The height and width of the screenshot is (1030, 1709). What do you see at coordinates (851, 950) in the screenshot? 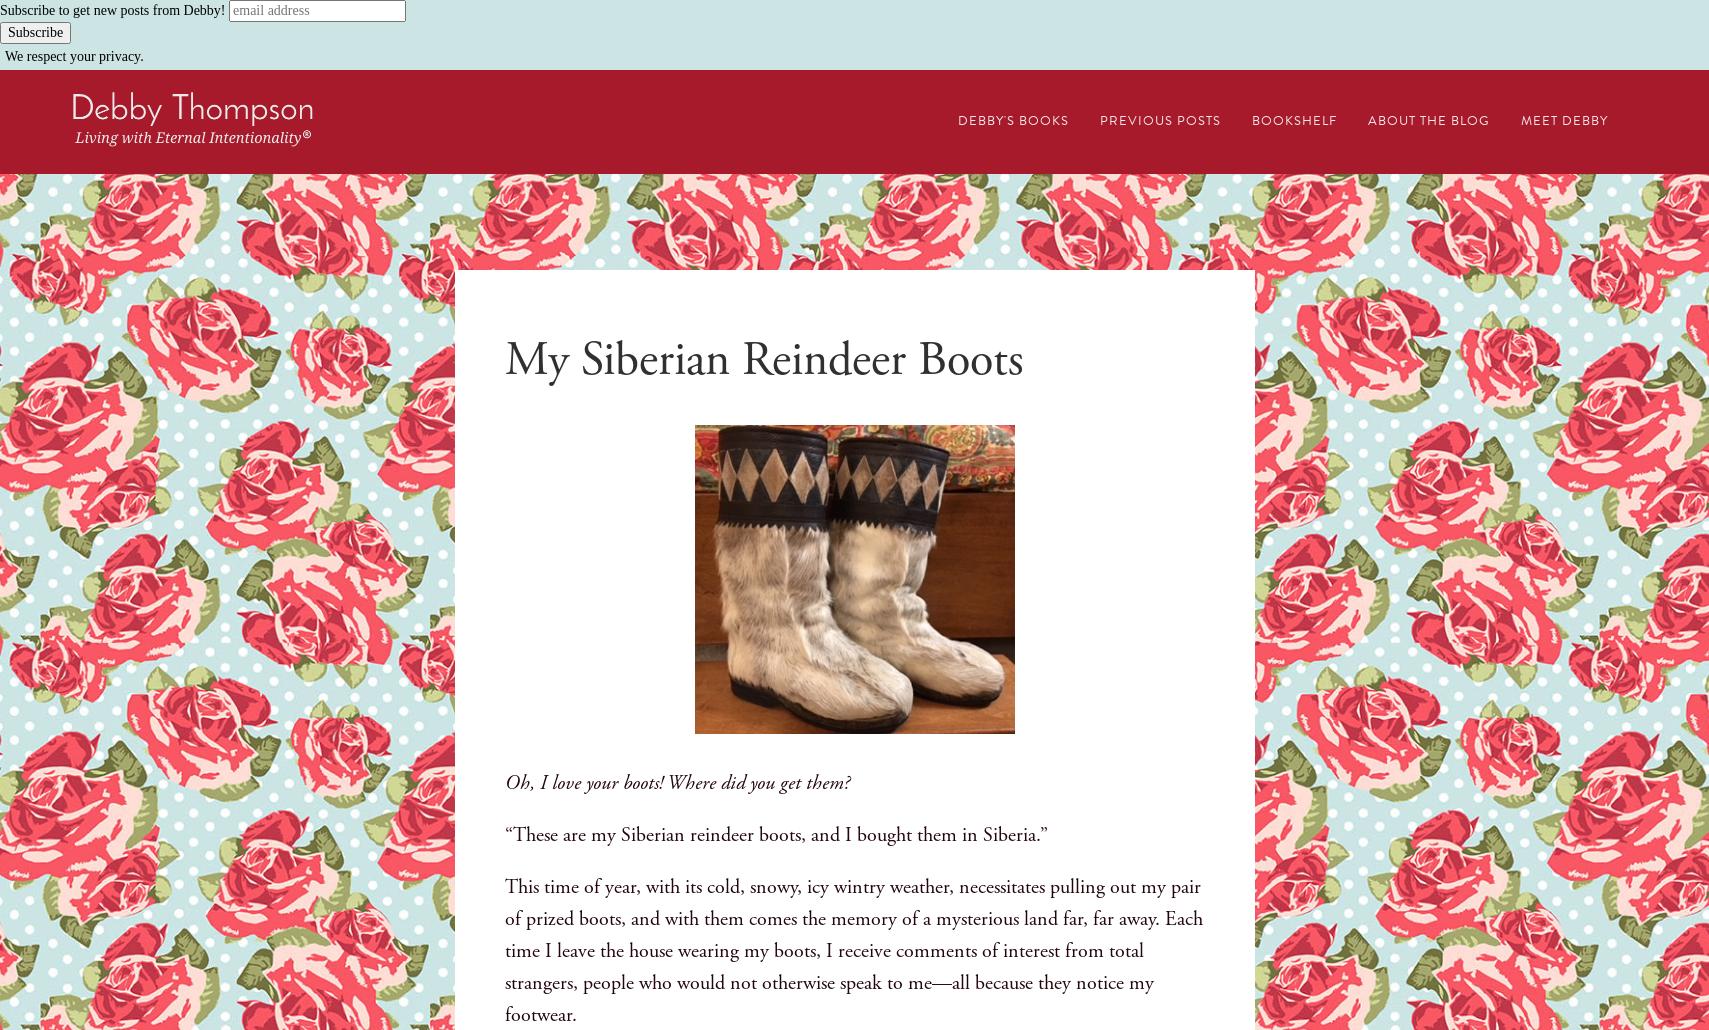
I see `'This time of year, with its cold, snowy, icy wintry weather, necessitates pulling out my pair of prized boots, and with them comes the memory of a mysterious land far, far away. Each time I leave the house wearing my boots, I receive comments of interest from total strangers, people who would not otherwise speak to me—all because they notice my footwear.'` at bounding box center [851, 950].